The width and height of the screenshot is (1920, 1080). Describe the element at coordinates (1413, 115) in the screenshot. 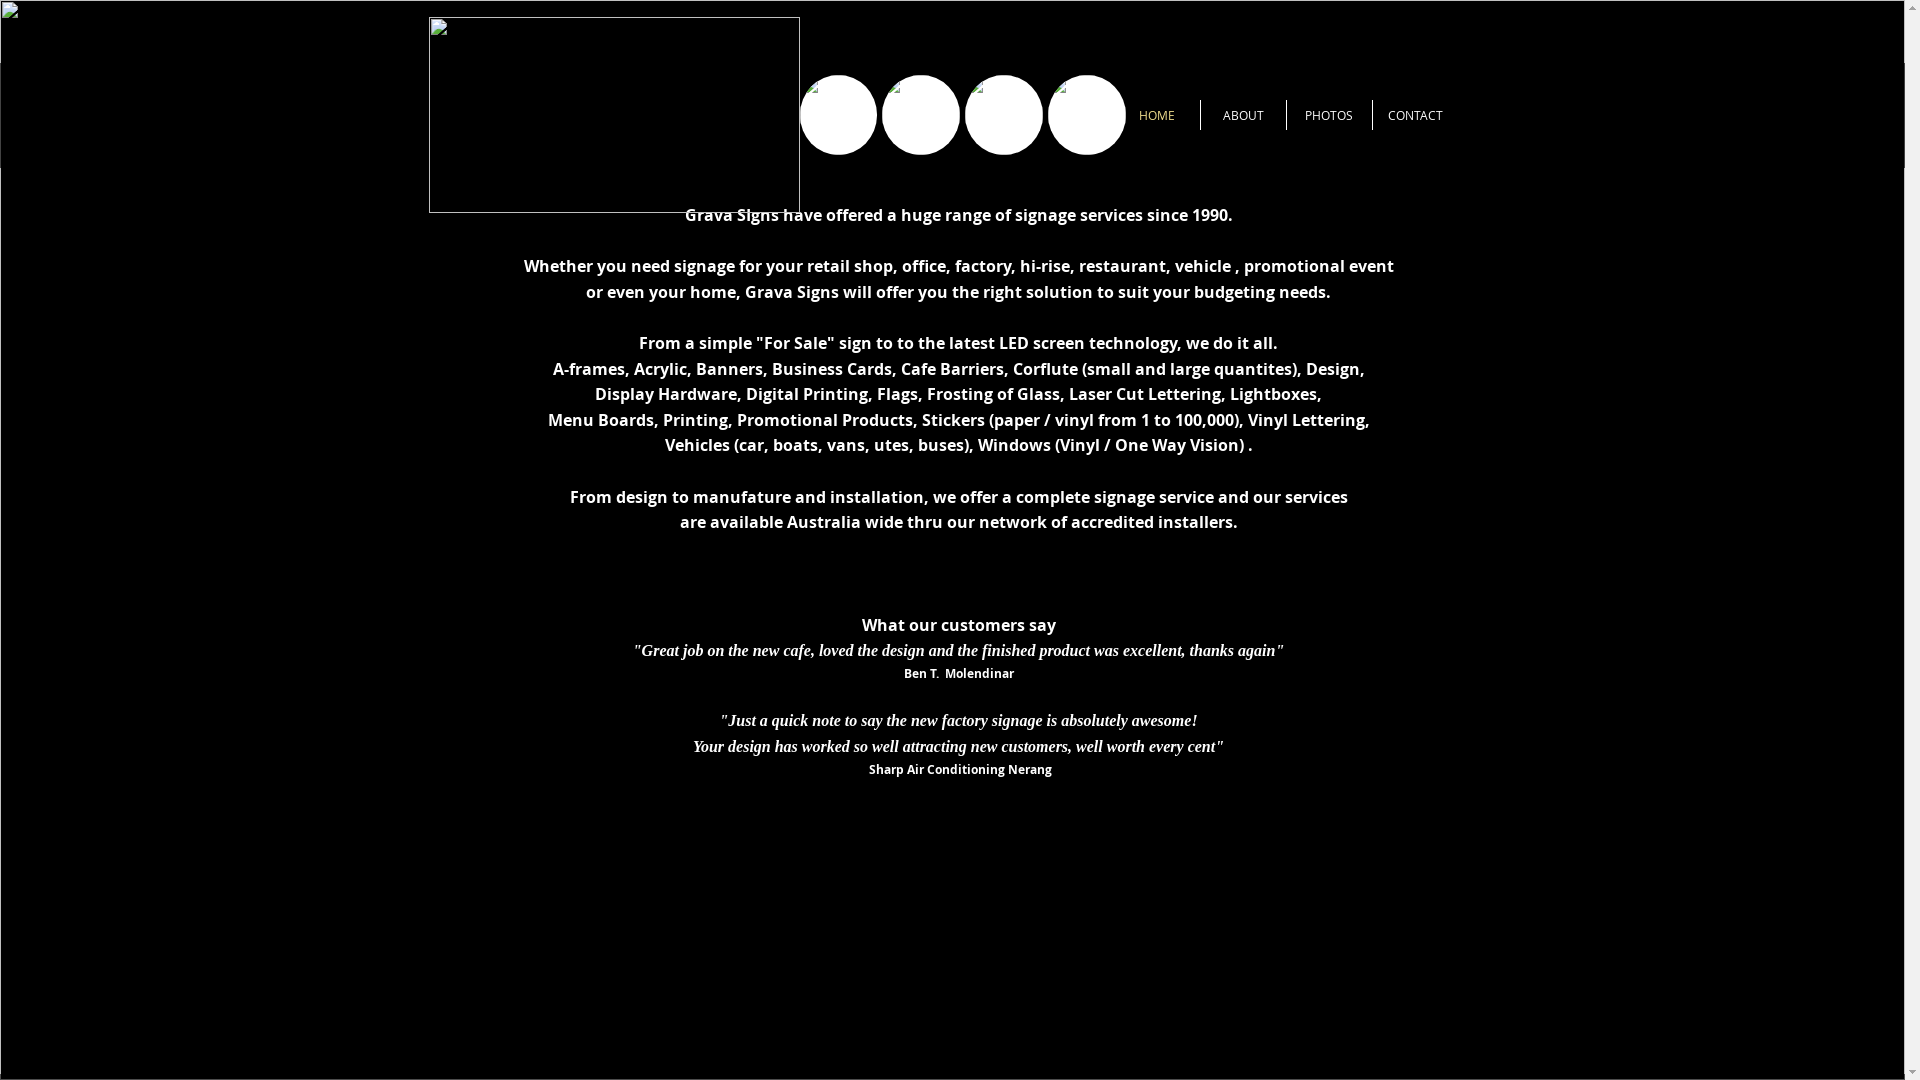

I see `'CONTACT'` at that location.